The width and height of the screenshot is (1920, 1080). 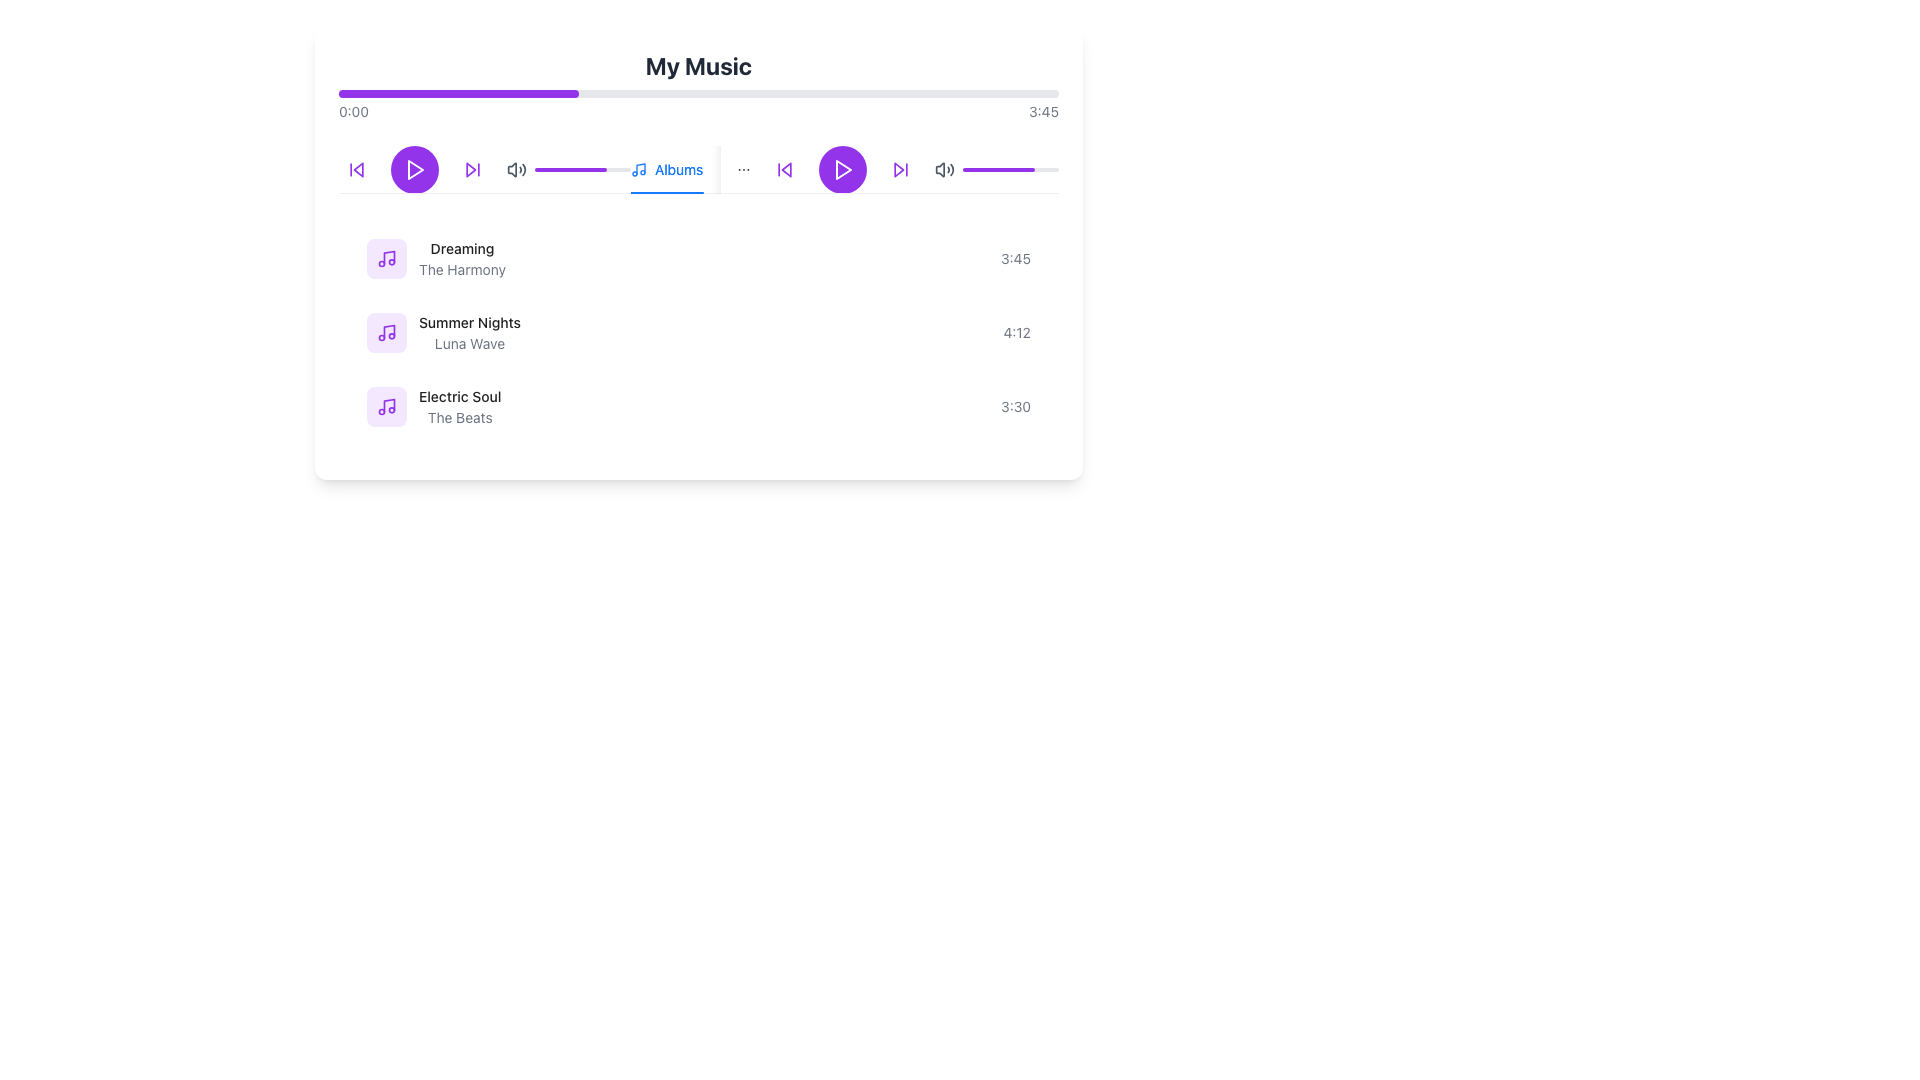 I want to click on playback position, so click(x=590, y=168).